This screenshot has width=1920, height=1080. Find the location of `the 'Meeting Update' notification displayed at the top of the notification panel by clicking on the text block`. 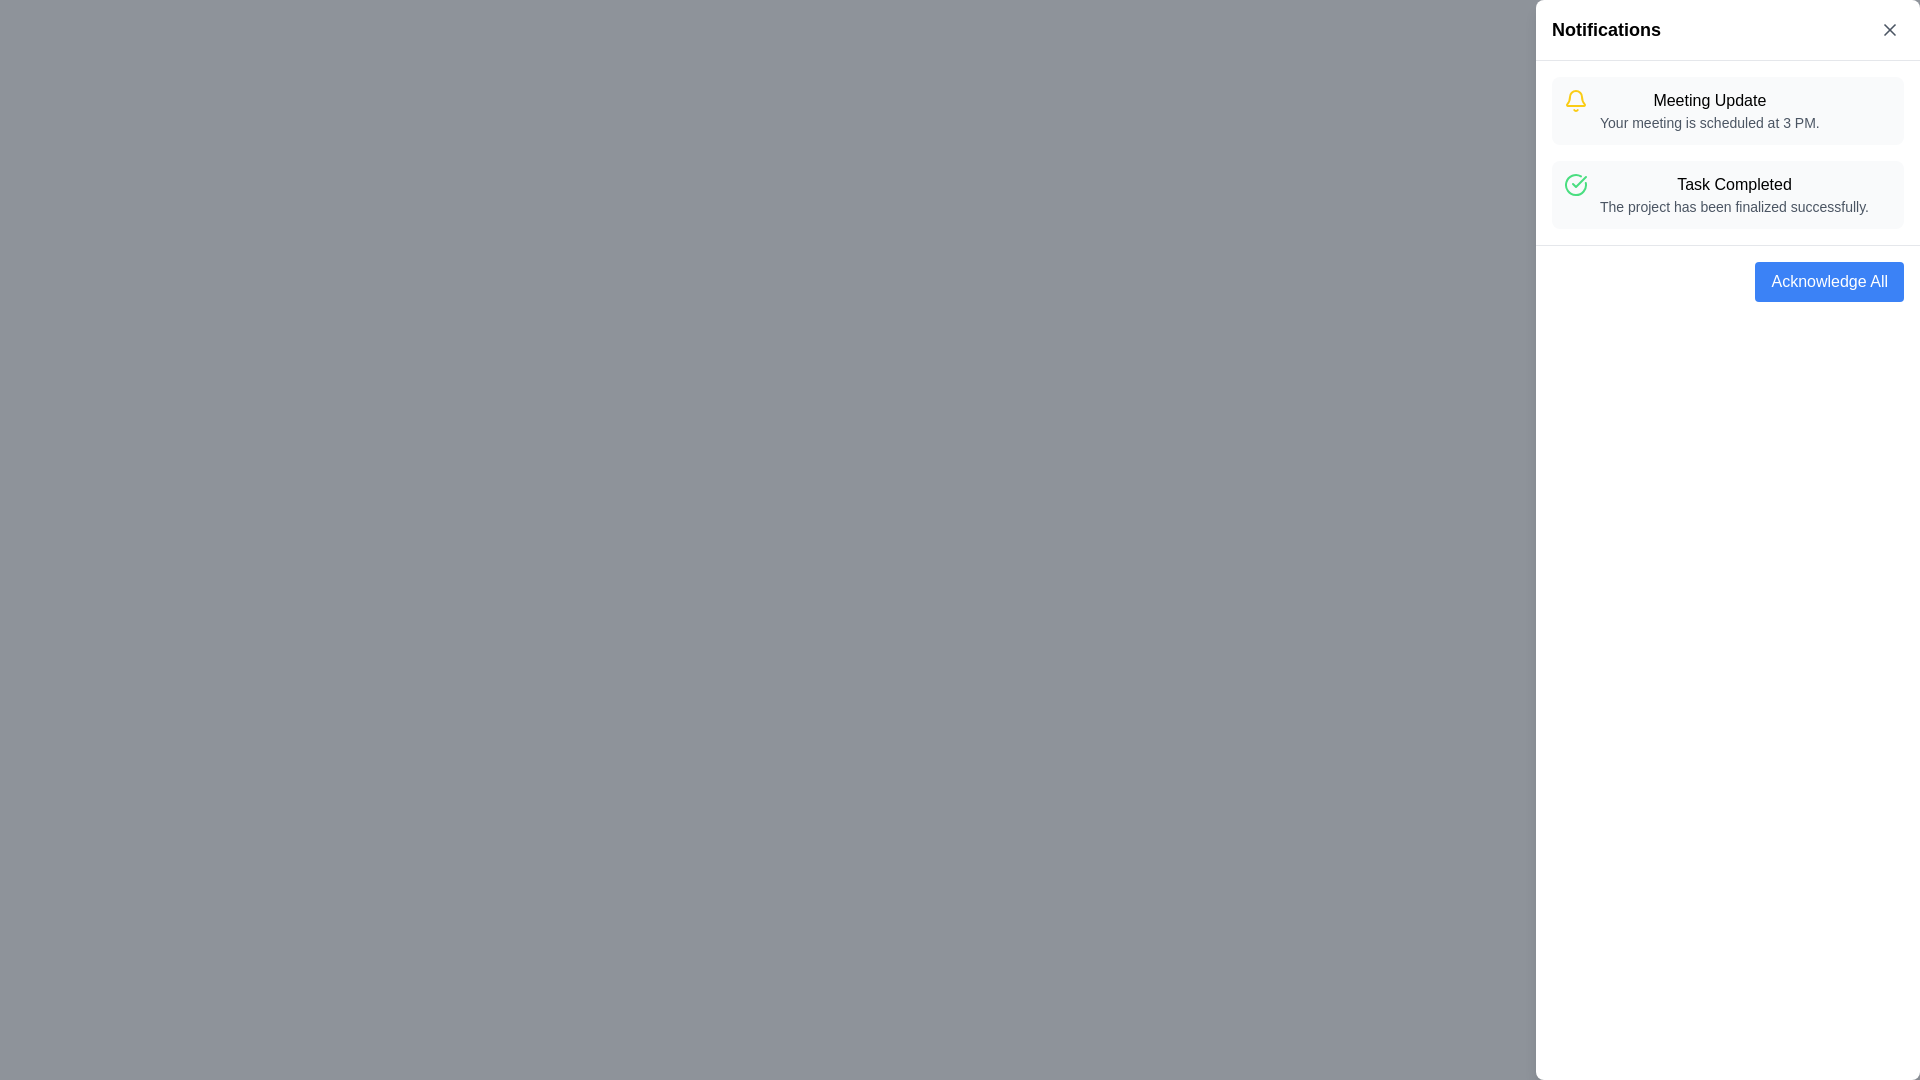

the 'Meeting Update' notification displayed at the top of the notification panel by clicking on the text block is located at coordinates (1708, 111).